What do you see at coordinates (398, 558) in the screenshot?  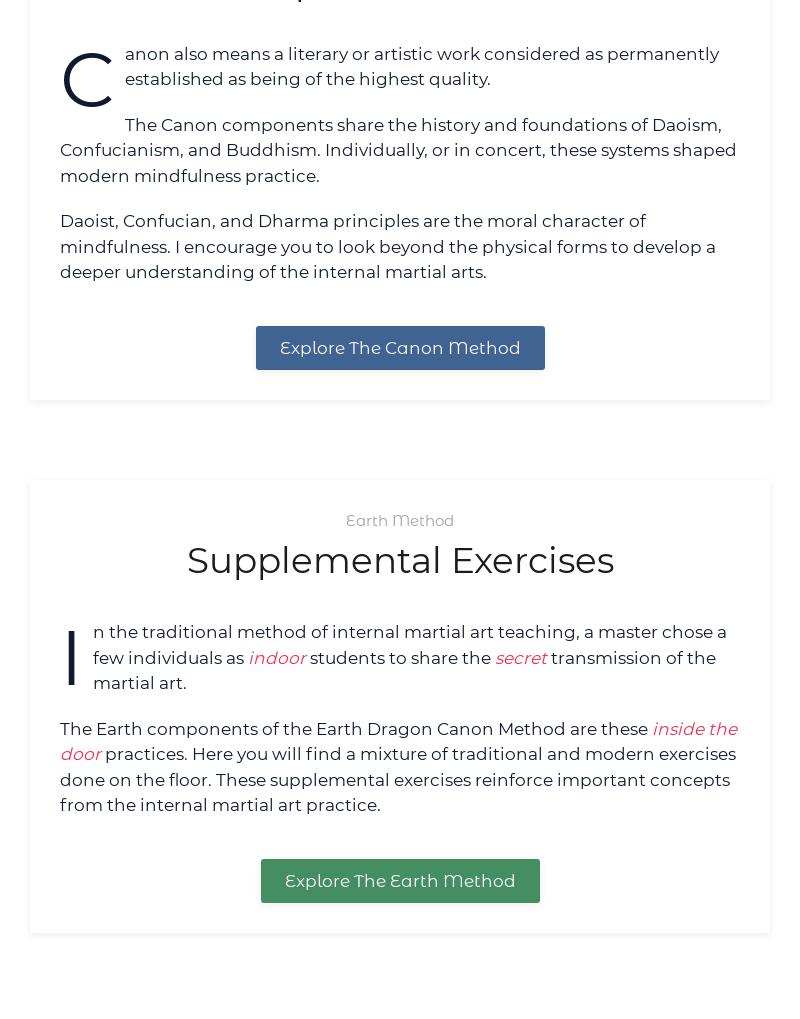 I see `'Supplemental Exercises'` at bounding box center [398, 558].